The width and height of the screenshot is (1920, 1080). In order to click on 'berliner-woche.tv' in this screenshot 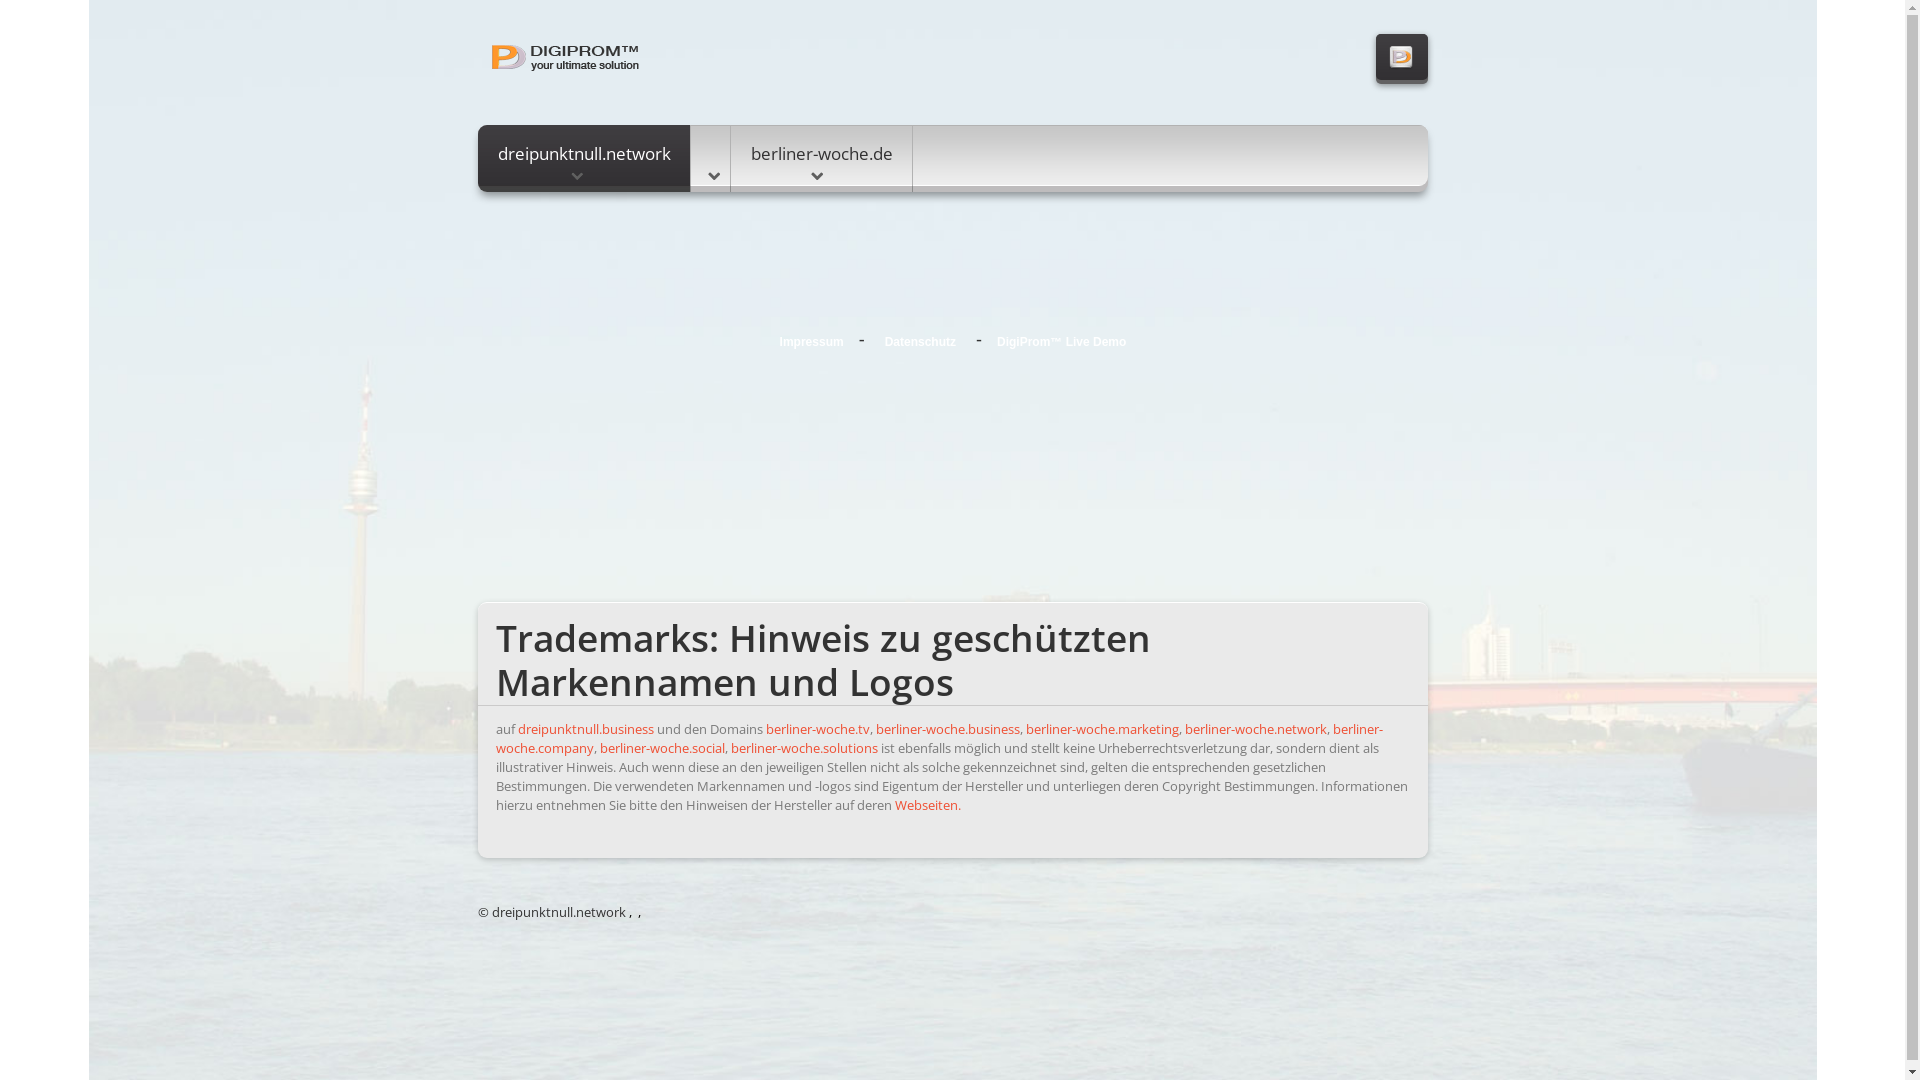, I will do `click(765, 729)`.